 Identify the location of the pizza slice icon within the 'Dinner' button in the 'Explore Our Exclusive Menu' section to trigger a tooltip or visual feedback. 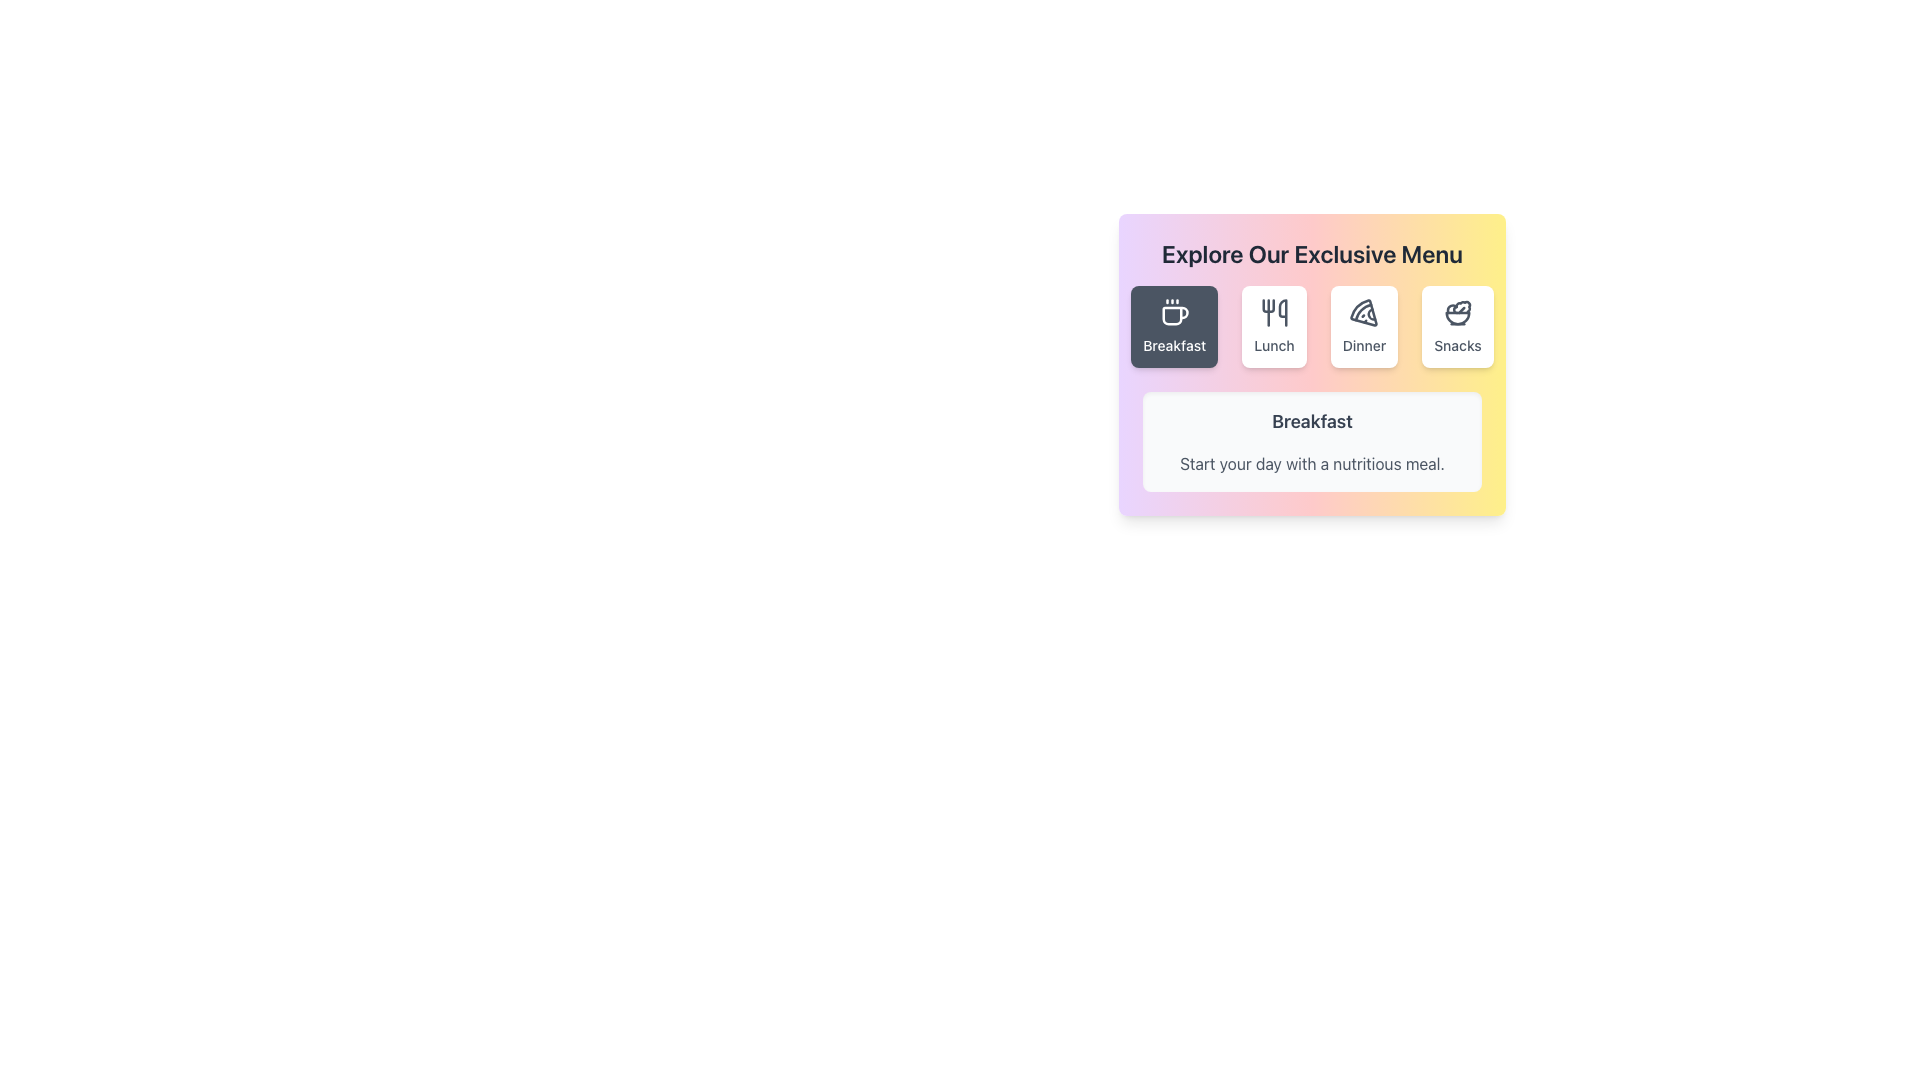
(1363, 312).